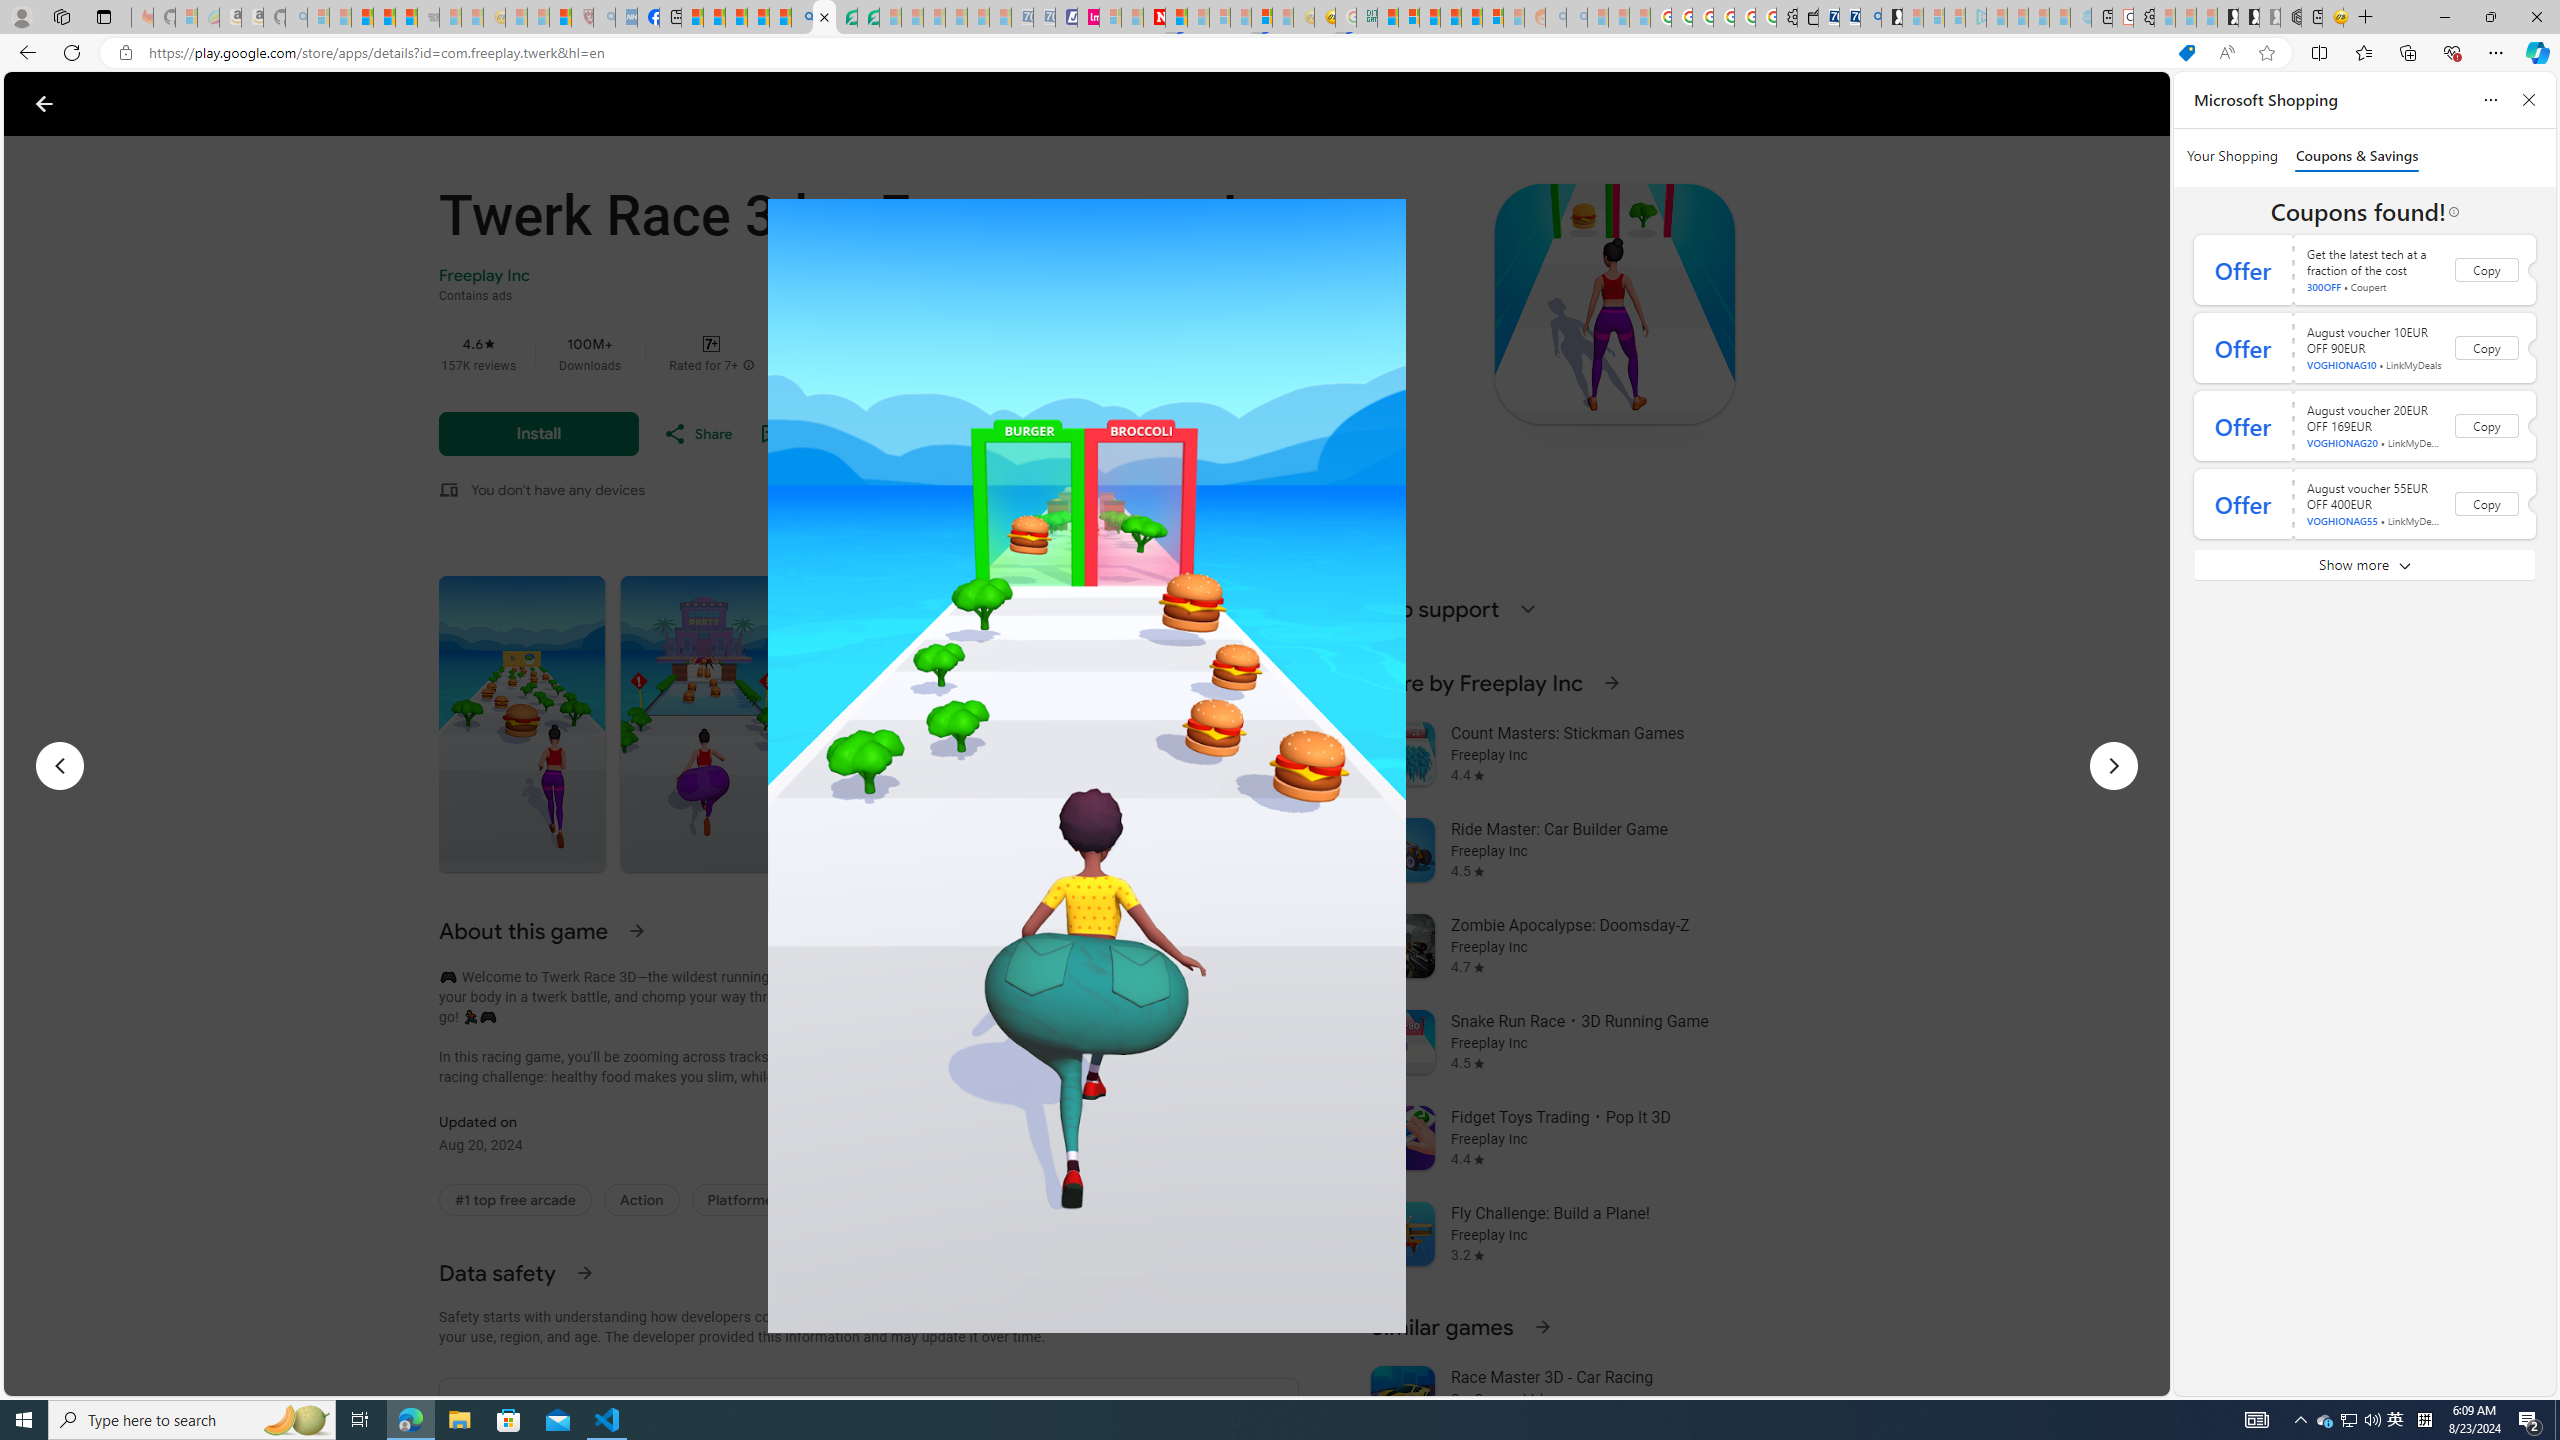 The width and height of the screenshot is (2560, 1440). What do you see at coordinates (538, 433) in the screenshot?
I see `'Install'` at bounding box center [538, 433].